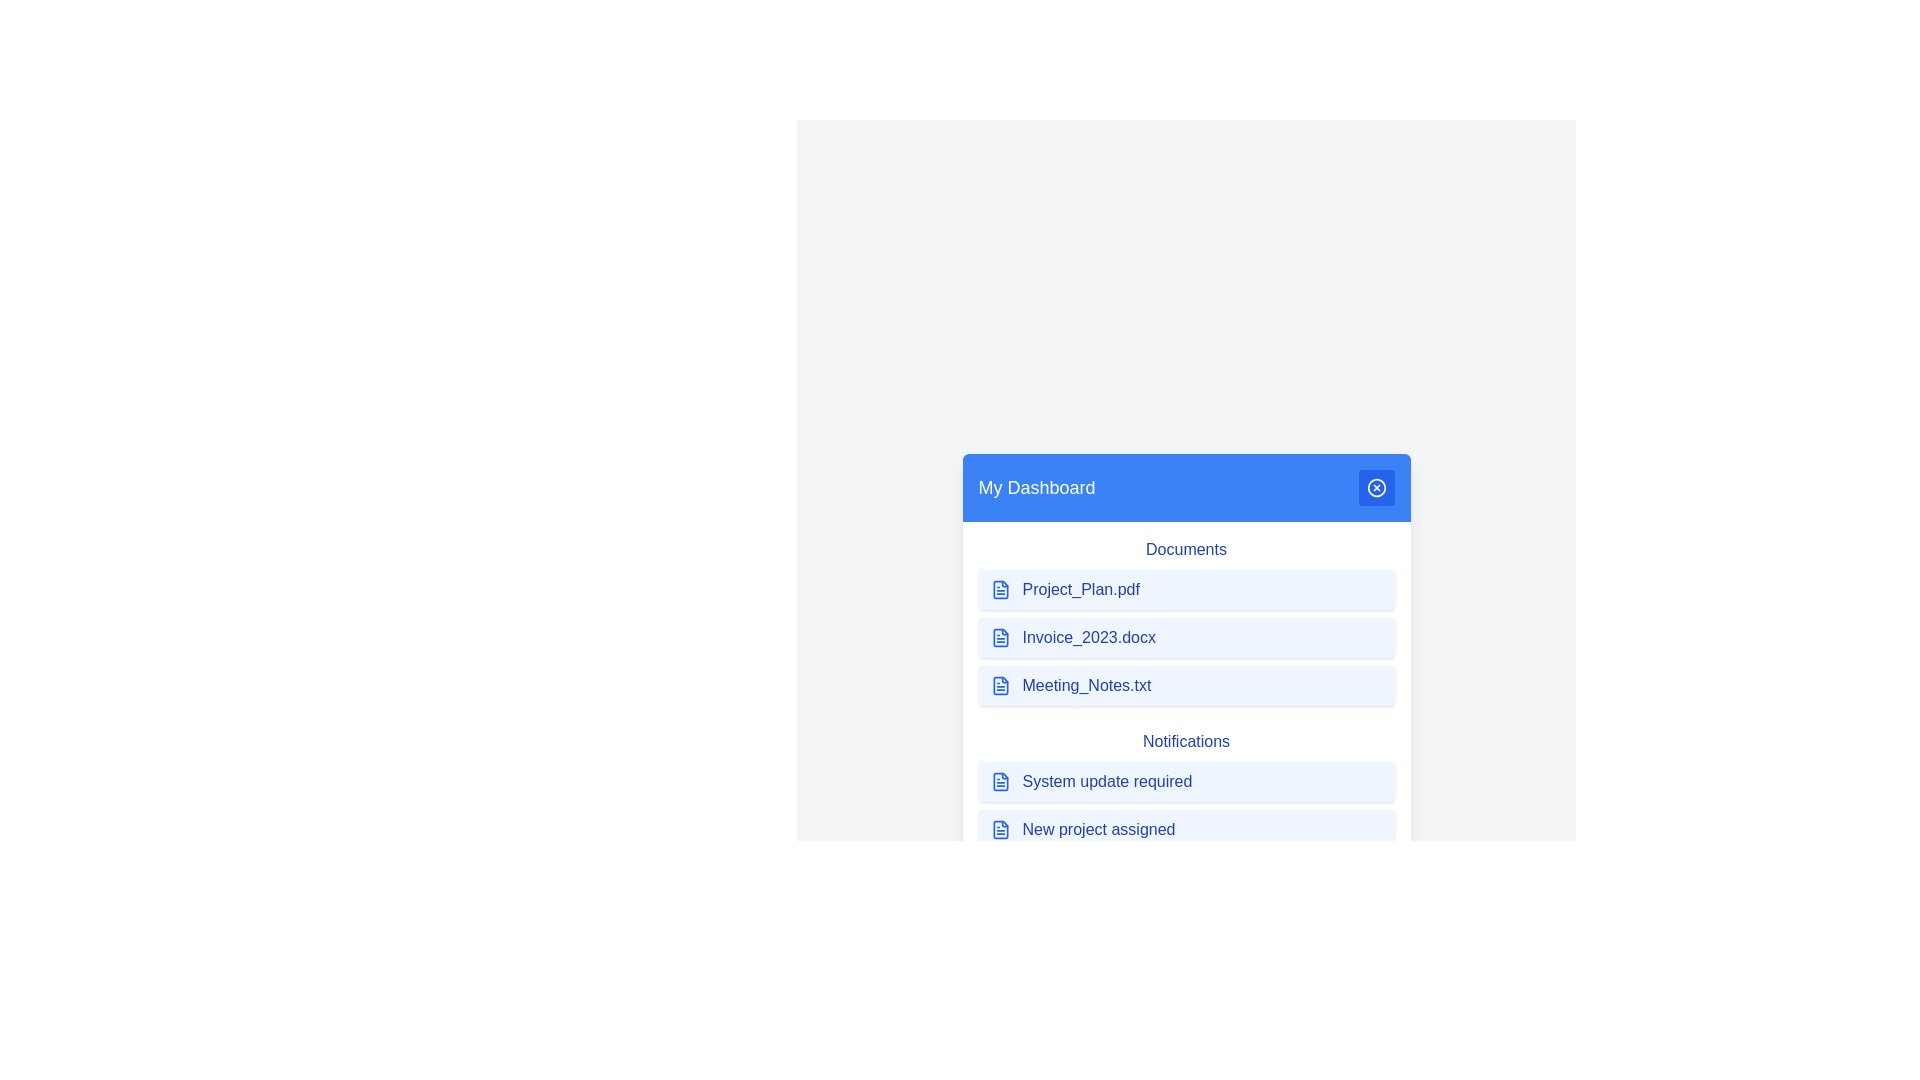  Describe the element at coordinates (1186, 781) in the screenshot. I see `the item System update required in the menu to highlight it` at that location.